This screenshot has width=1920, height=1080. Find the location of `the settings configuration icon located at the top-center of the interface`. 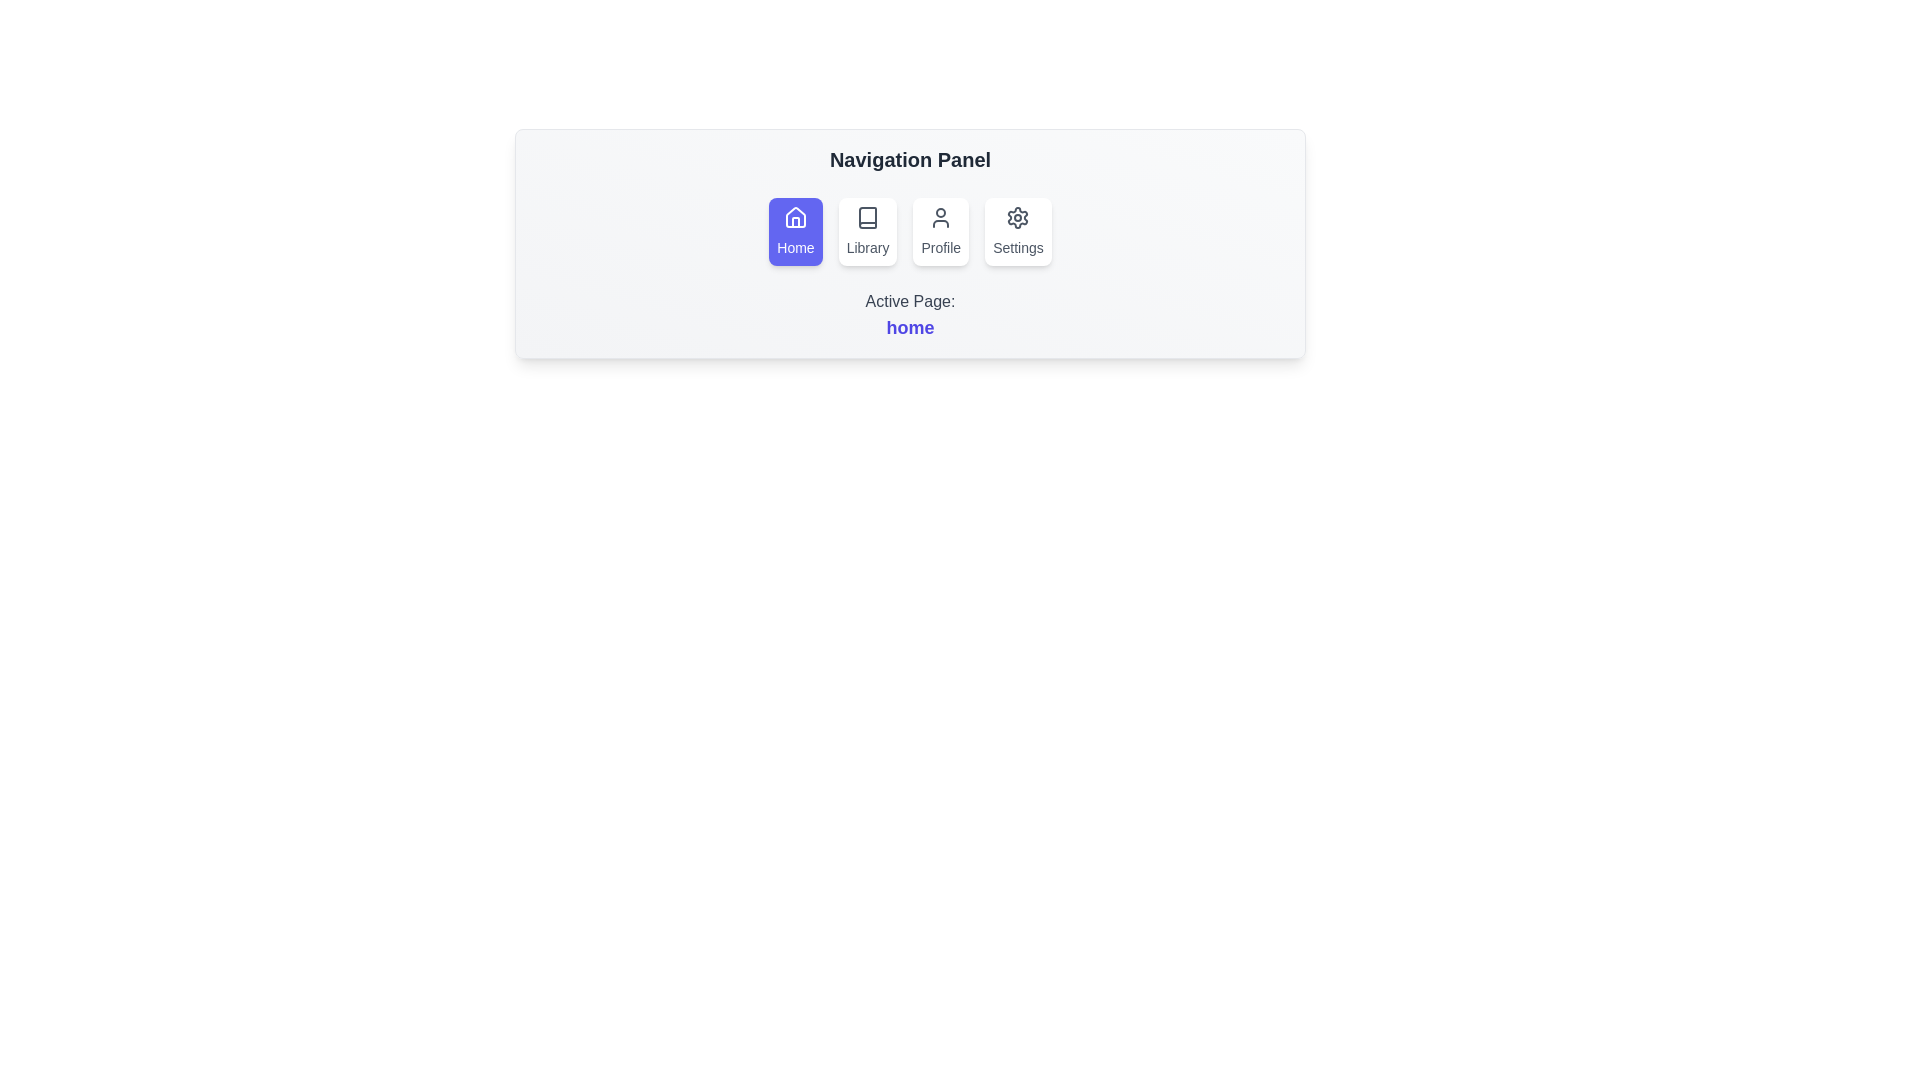

the settings configuration icon located at the top-center of the interface is located at coordinates (1018, 218).